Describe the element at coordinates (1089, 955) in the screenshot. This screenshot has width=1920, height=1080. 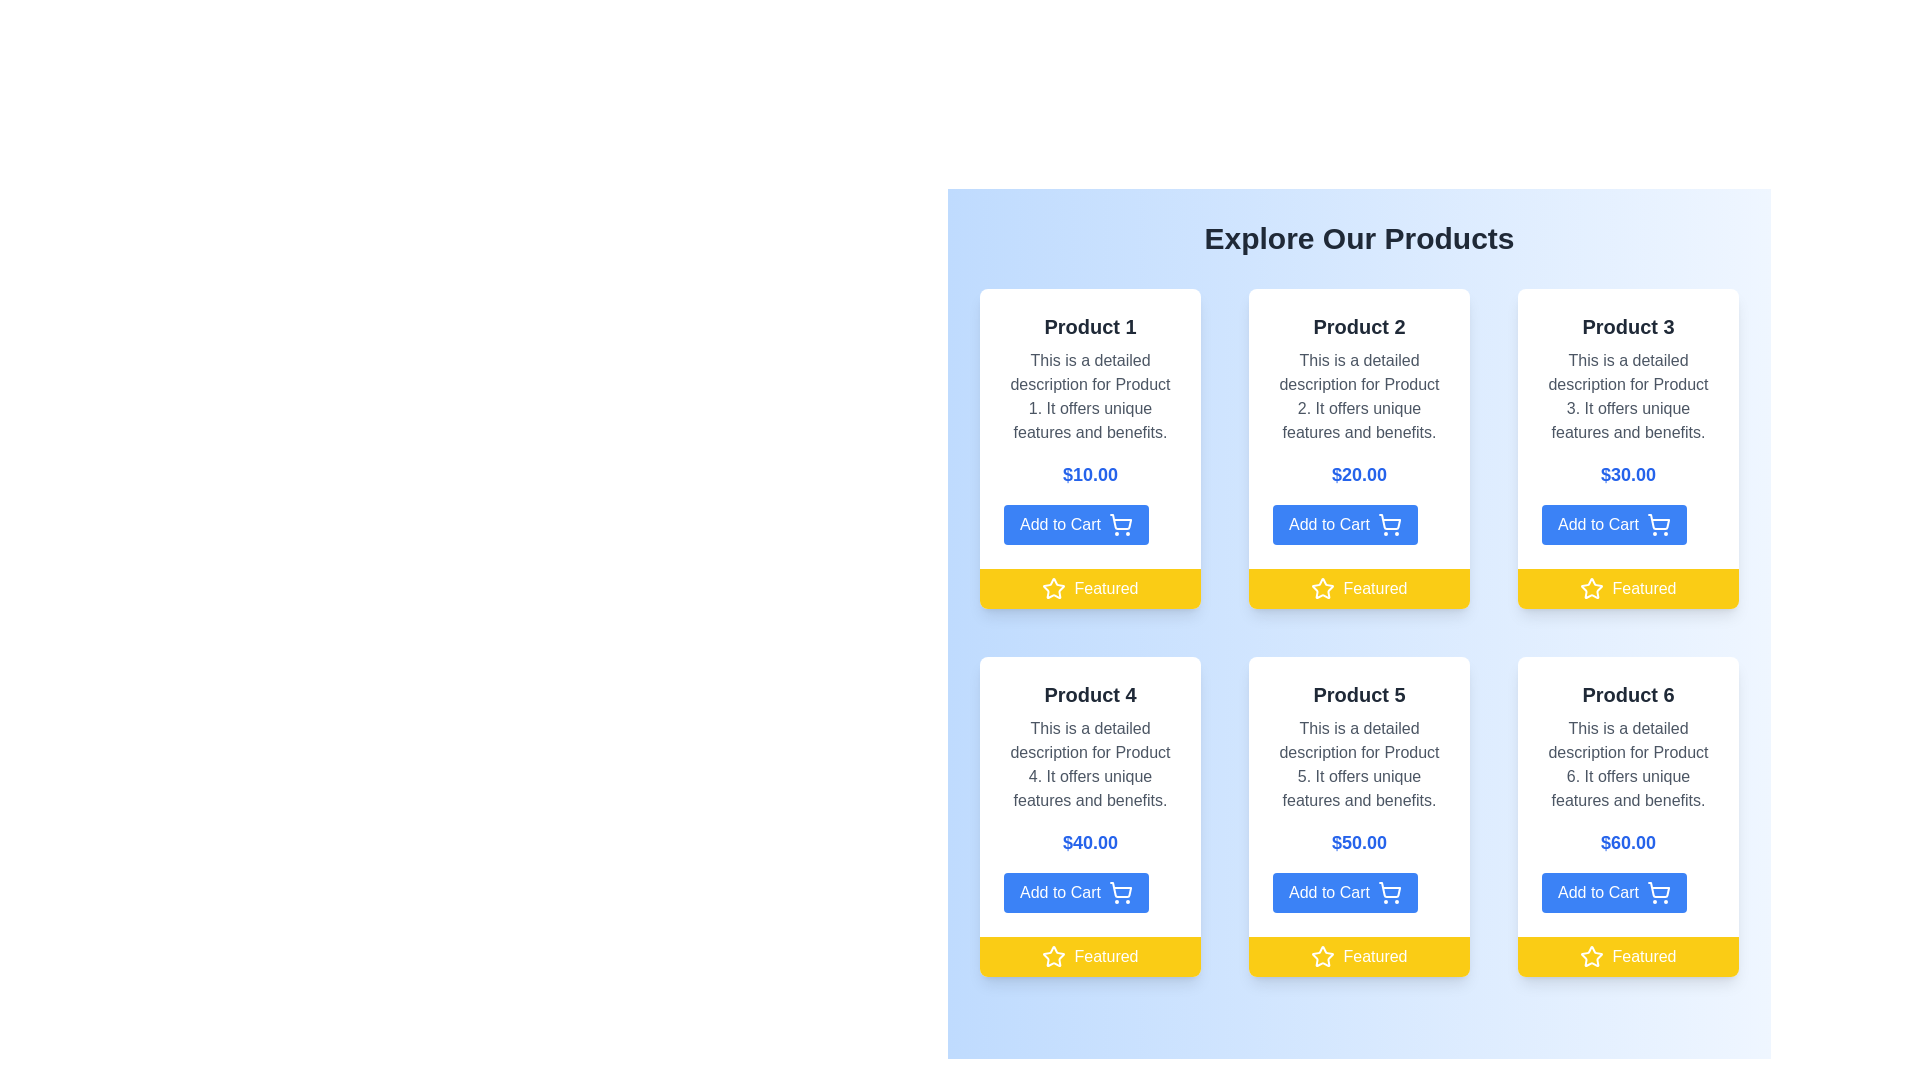
I see `the featured item label beneath the 'Add to Cart' button for 'Product 4' to indicate its special status` at that location.